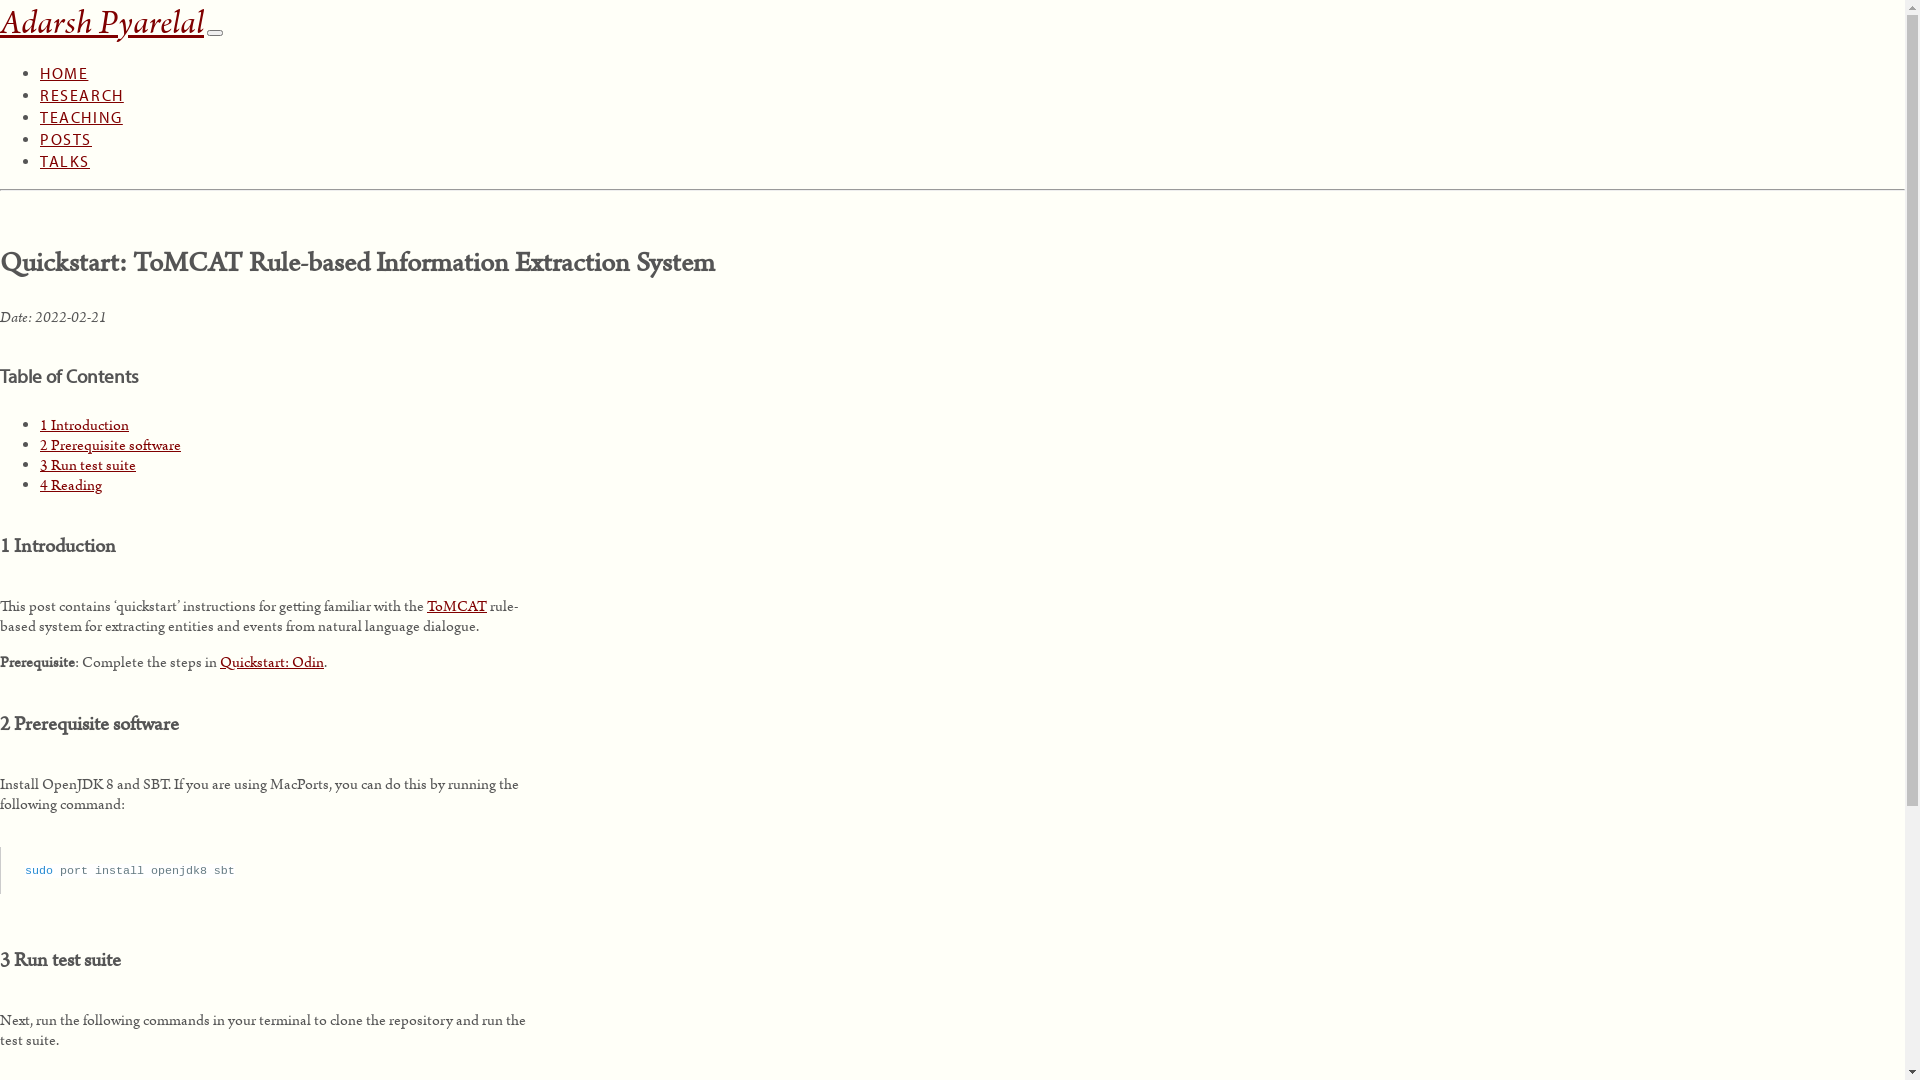 This screenshot has height=1080, width=1920. Describe the element at coordinates (271, 662) in the screenshot. I see `'Quickstart: Odin'` at that location.